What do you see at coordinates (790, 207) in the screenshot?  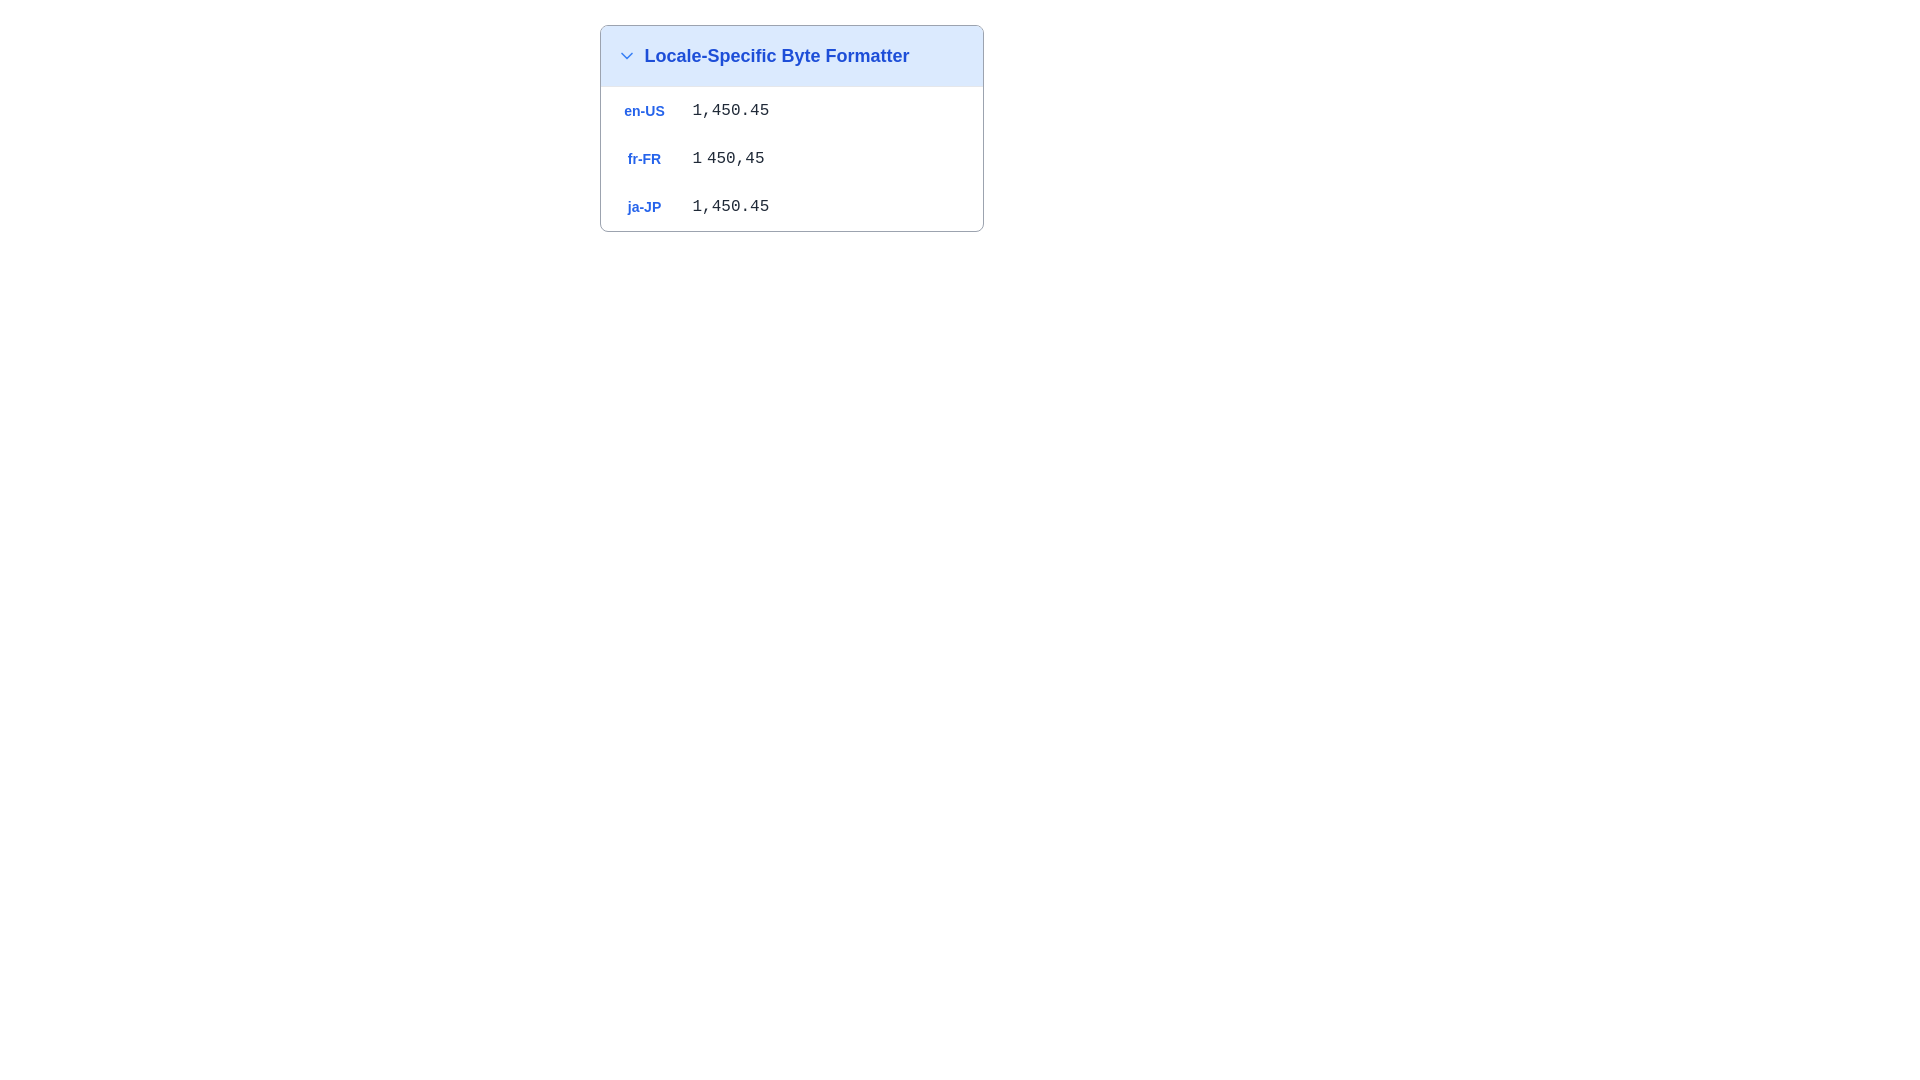 I see `the third row in the list of locale-specific entries that represents the locale 'ja-JP' and the value '1,450.45'` at bounding box center [790, 207].